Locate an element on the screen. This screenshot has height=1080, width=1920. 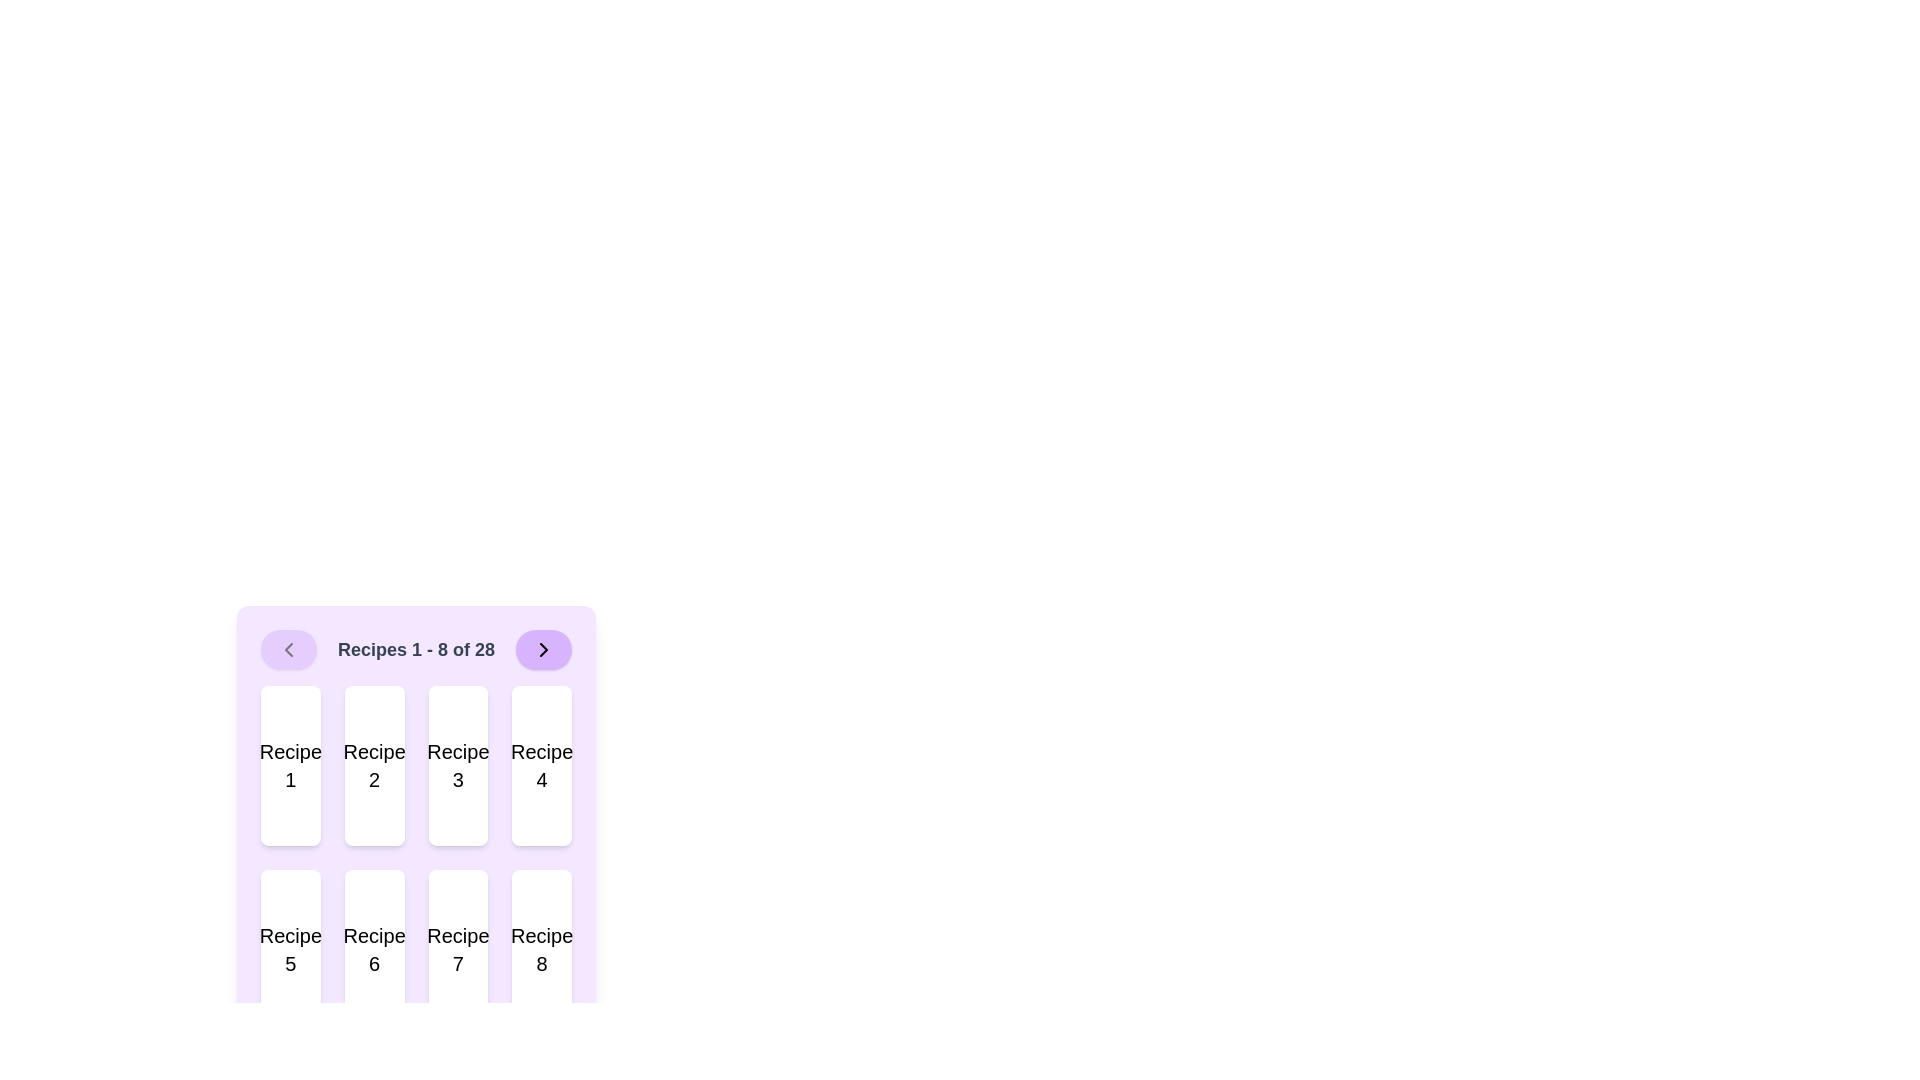
the static recipe card presentation located in the first column of the second row beneath 'Recipe 1' is located at coordinates (289, 948).